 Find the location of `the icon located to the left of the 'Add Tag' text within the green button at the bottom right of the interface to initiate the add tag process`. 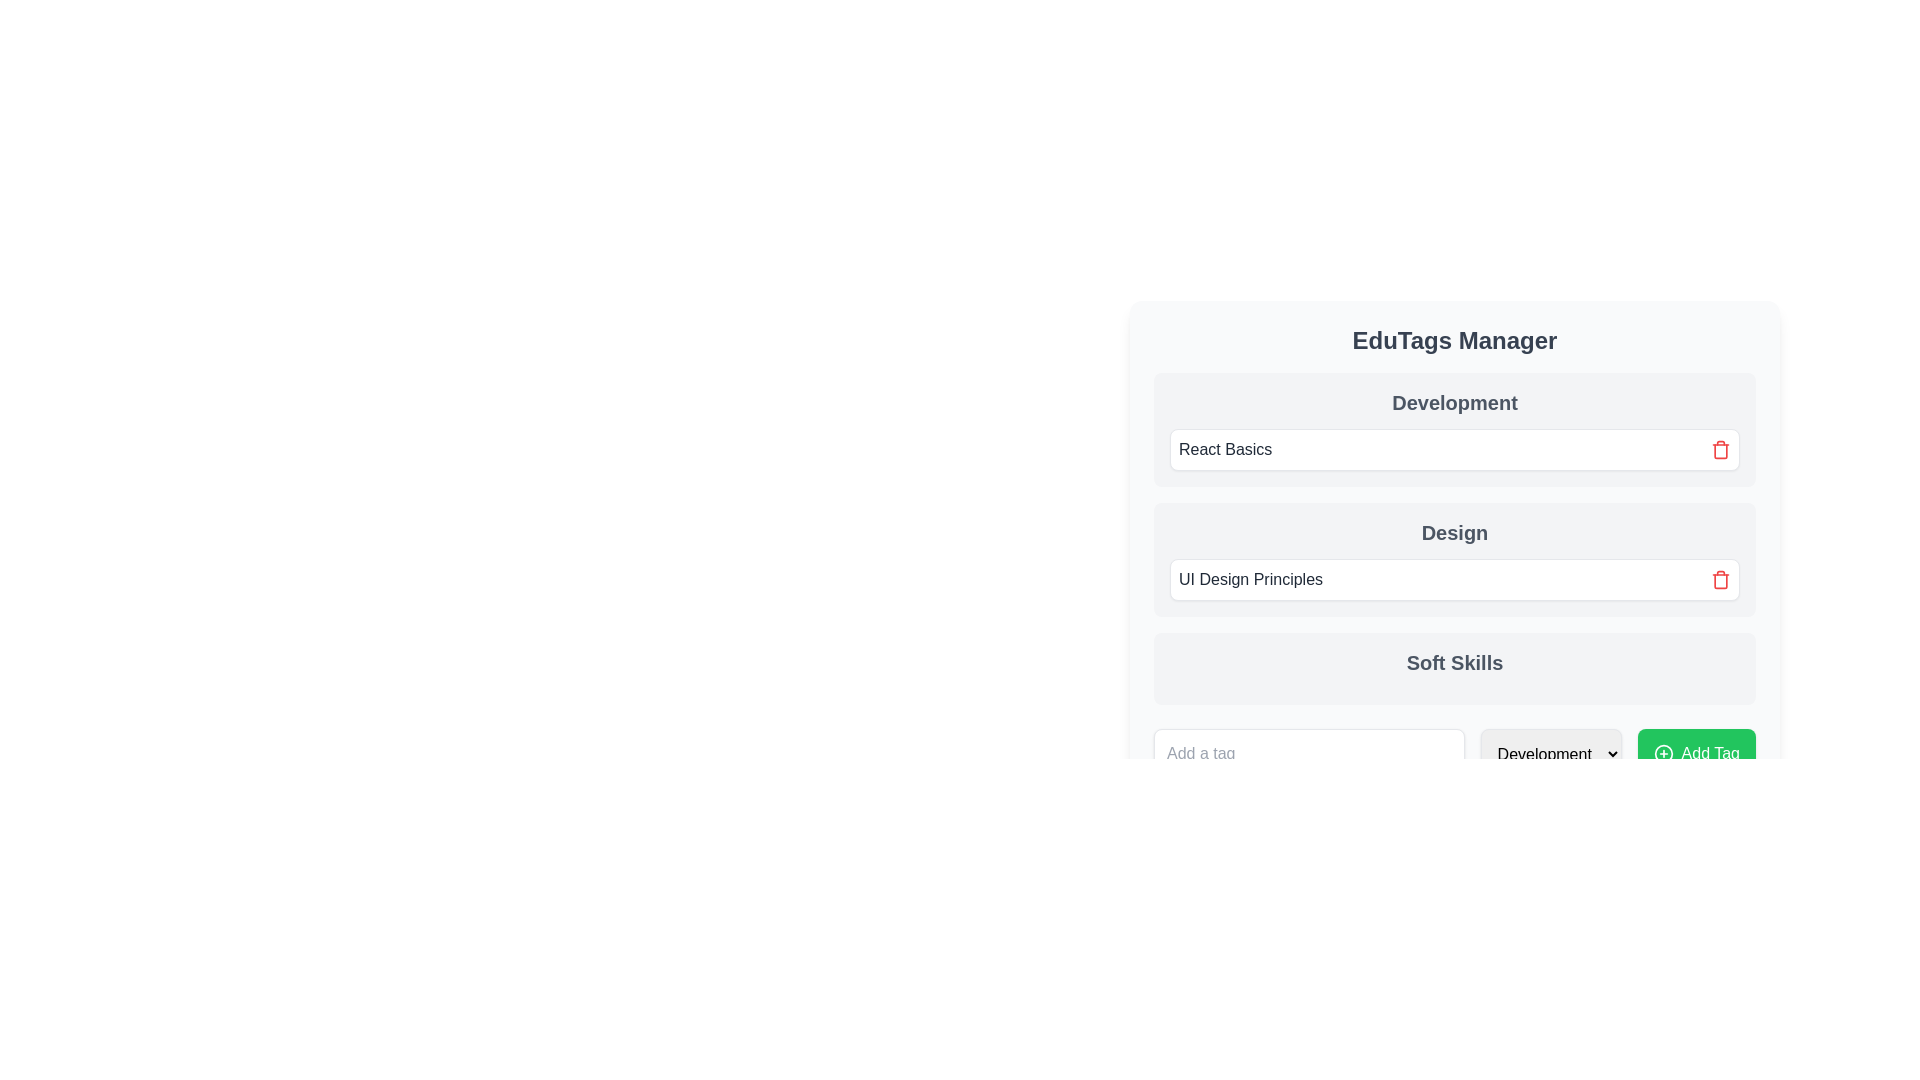

the icon located to the left of the 'Add Tag' text within the green button at the bottom right of the interface to initiate the add tag process is located at coordinates (1663, 753).